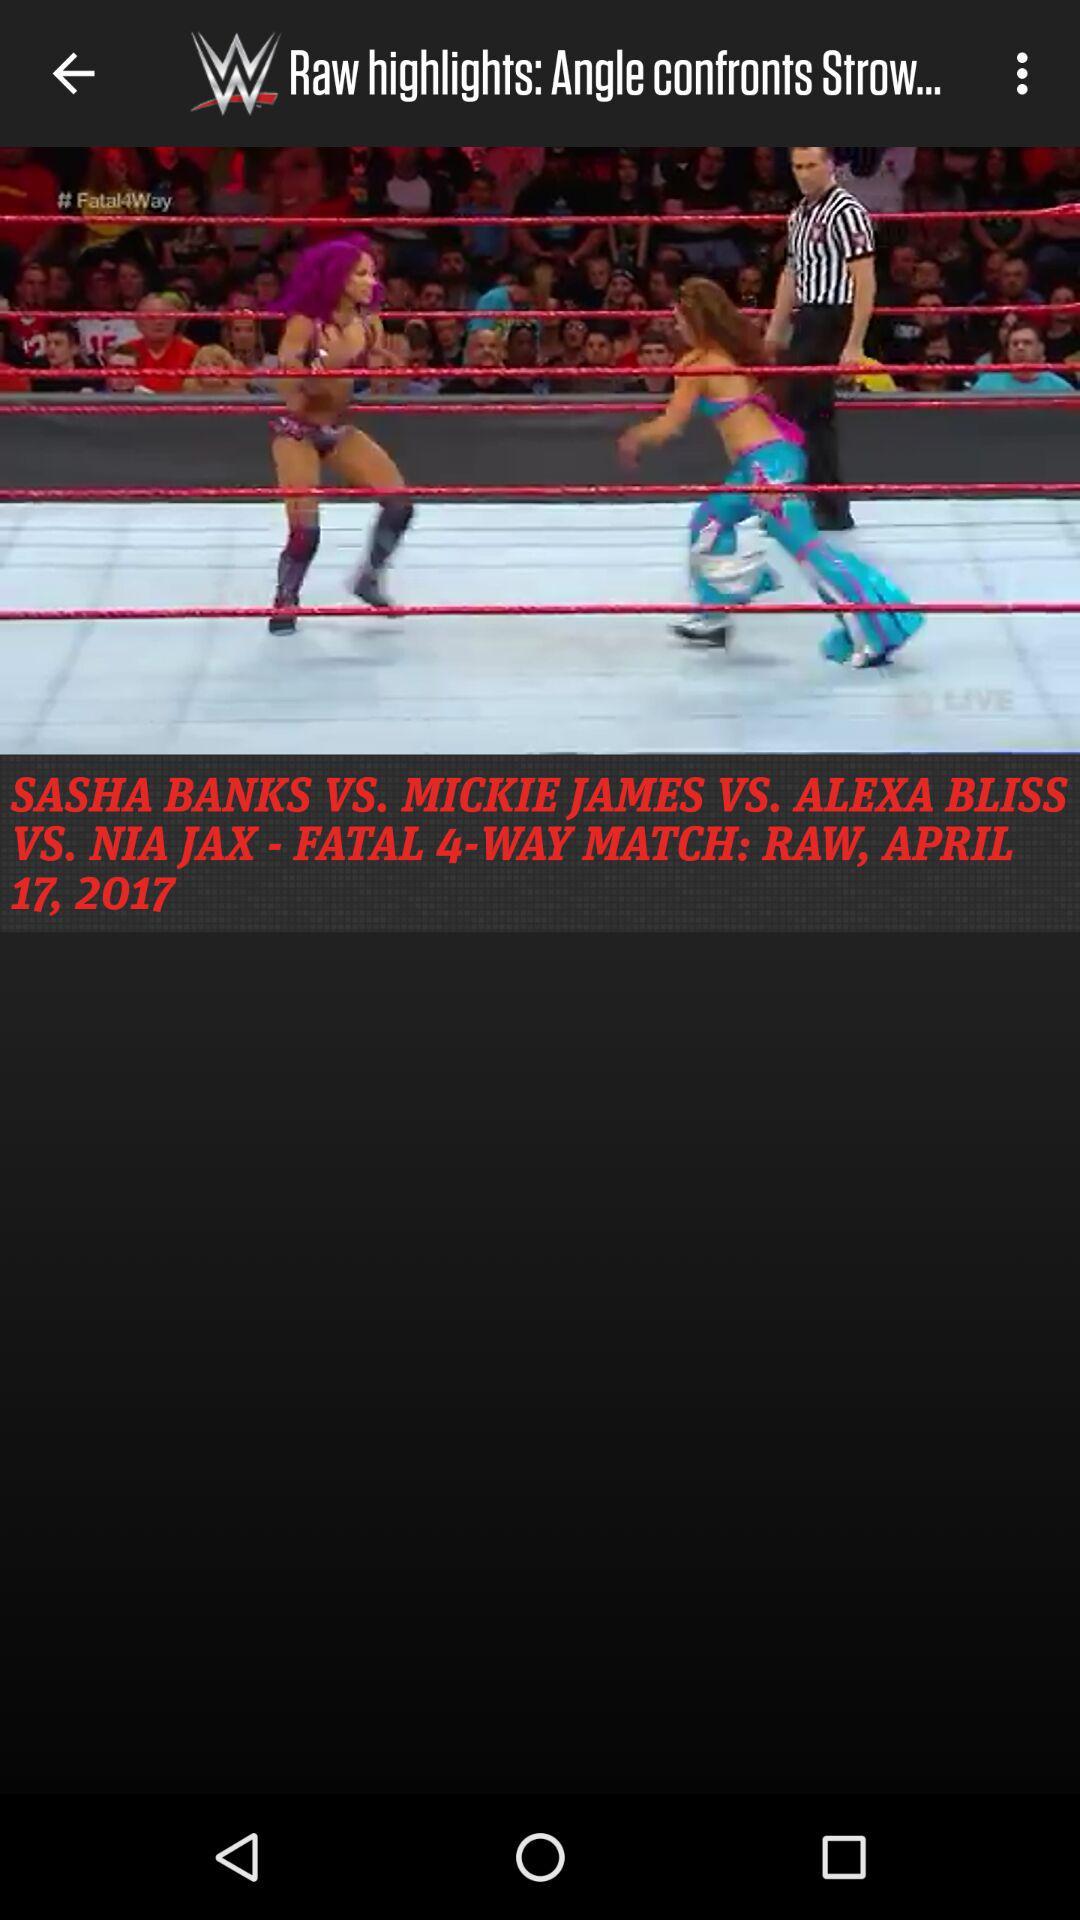 The width and height of the screenshot is (1080, 1920). Describe the element at coordinates (1027, 73) in the screenshot. I see `icon next to the raw highlights angle item` at that location.